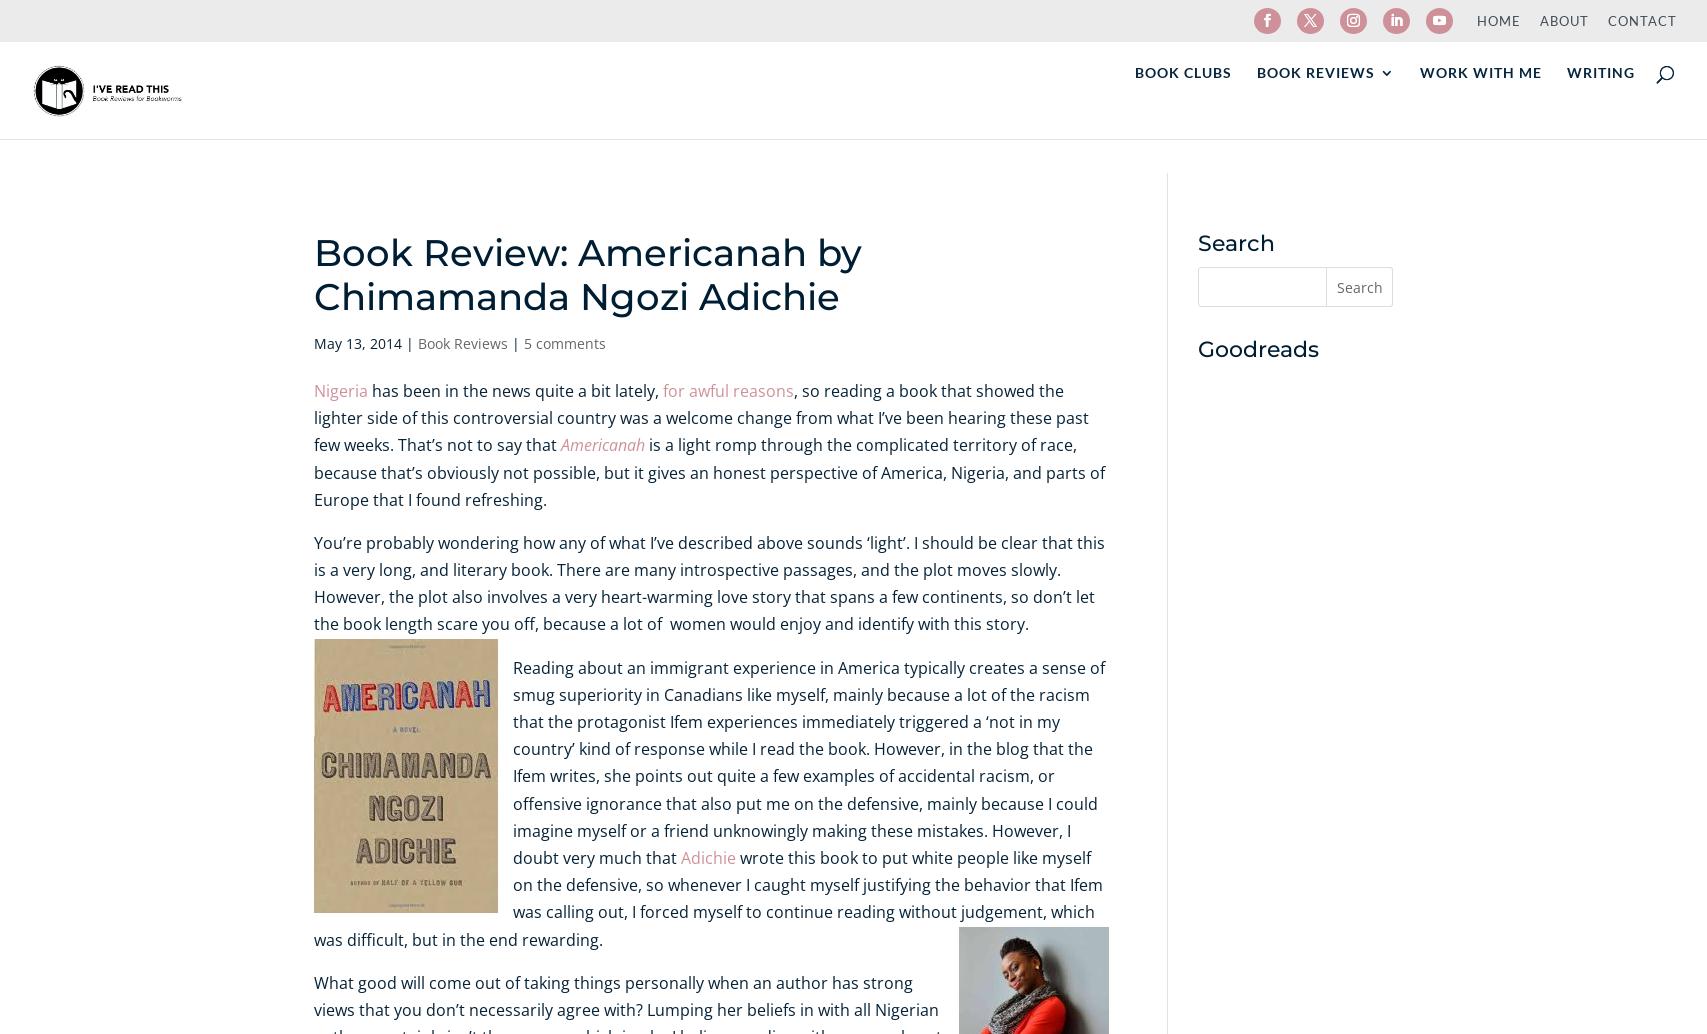 This screenshot has width=1707, height=1034. Describe the element at coordinates (807, 761) in the screenshot. I see `'Reading about an immigrant experience in America typically creates a sense of smug superiority in Canadians like myself, mainly because a lot of the racism that the protagonist Ifem experiences immediately triggered a ‘not in my country’ kind of response while I read the book. However, in the blog that the Ifem writes, she points out quite a few examples of accidental racism, or offensive ignorance that also put me on the defensive, mainly because I could imagine myself or a friend unknowingly making these mistakes. However, I doubt very much that'` at that location.